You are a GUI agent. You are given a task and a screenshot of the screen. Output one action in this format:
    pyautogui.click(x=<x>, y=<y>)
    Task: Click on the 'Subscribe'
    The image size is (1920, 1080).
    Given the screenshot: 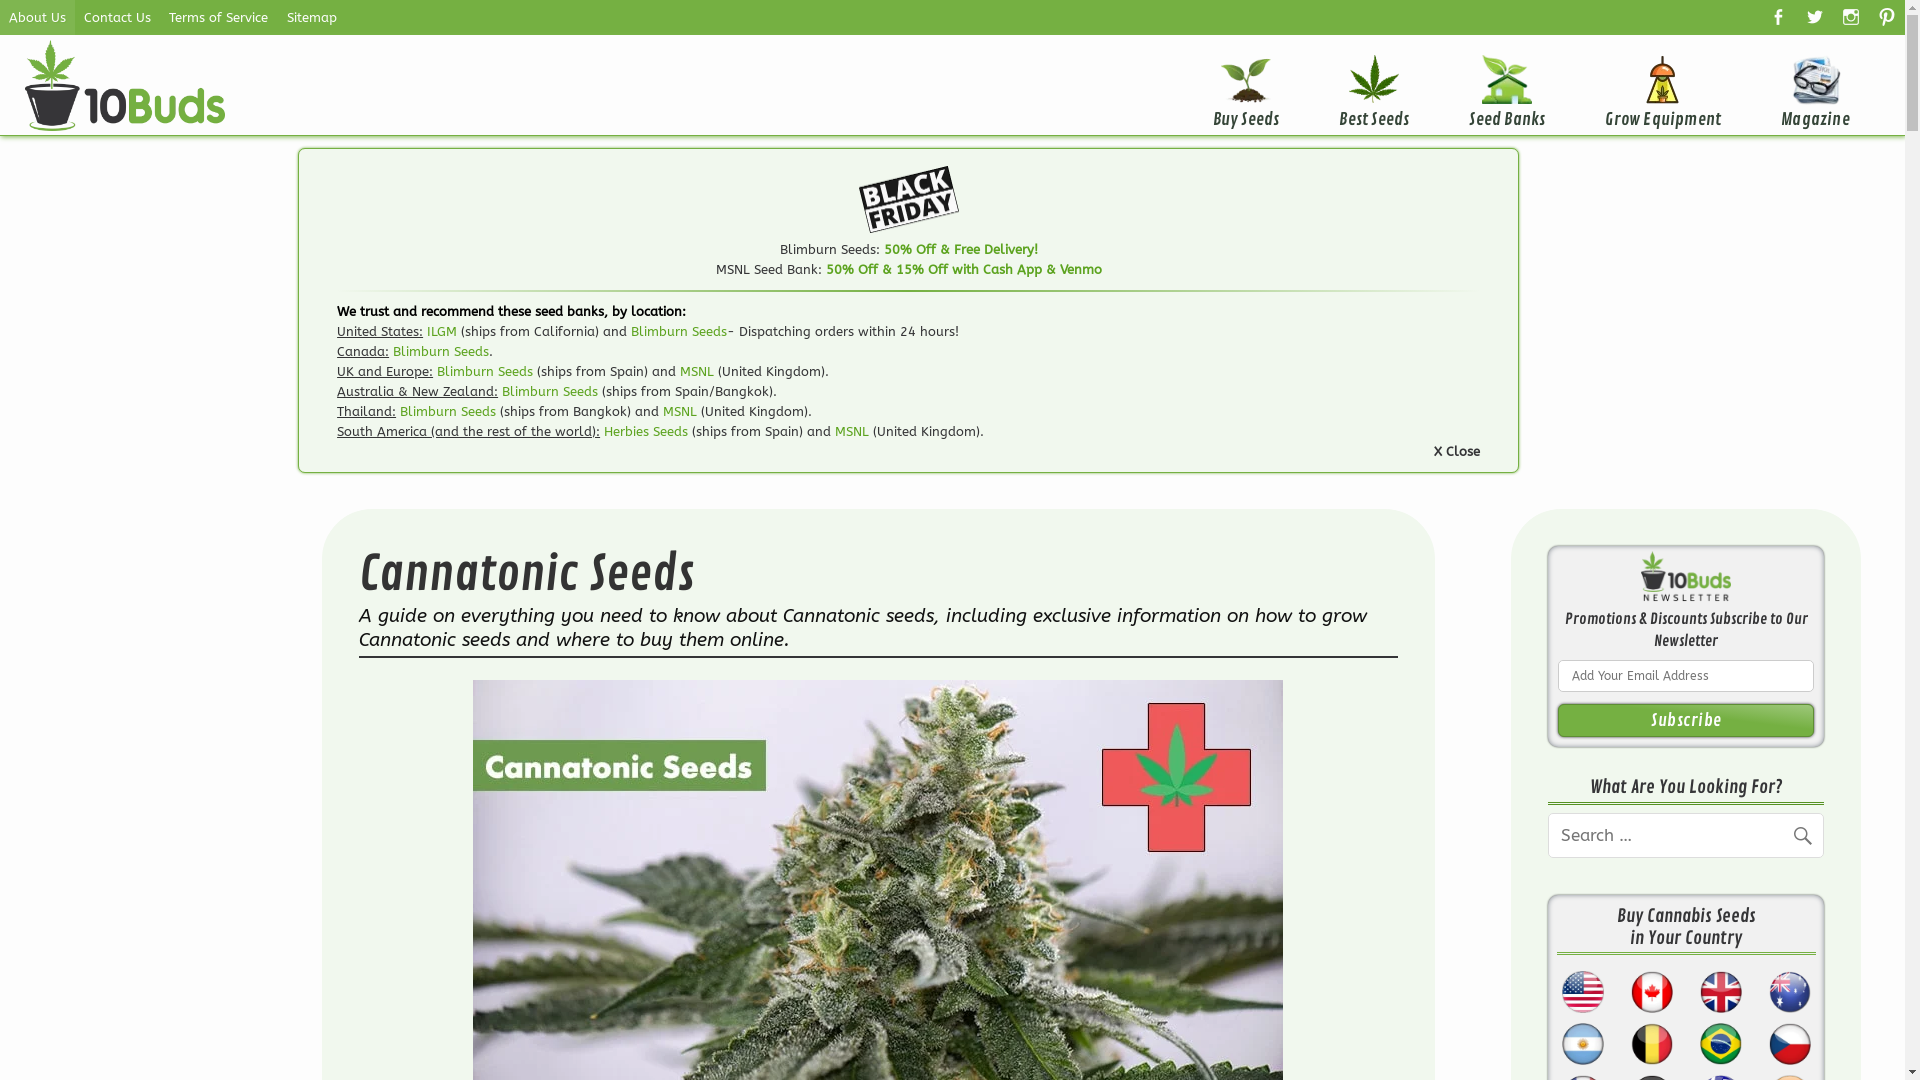 What is the action you would take?
    pyautogui.click(x=1684, y=720)
    